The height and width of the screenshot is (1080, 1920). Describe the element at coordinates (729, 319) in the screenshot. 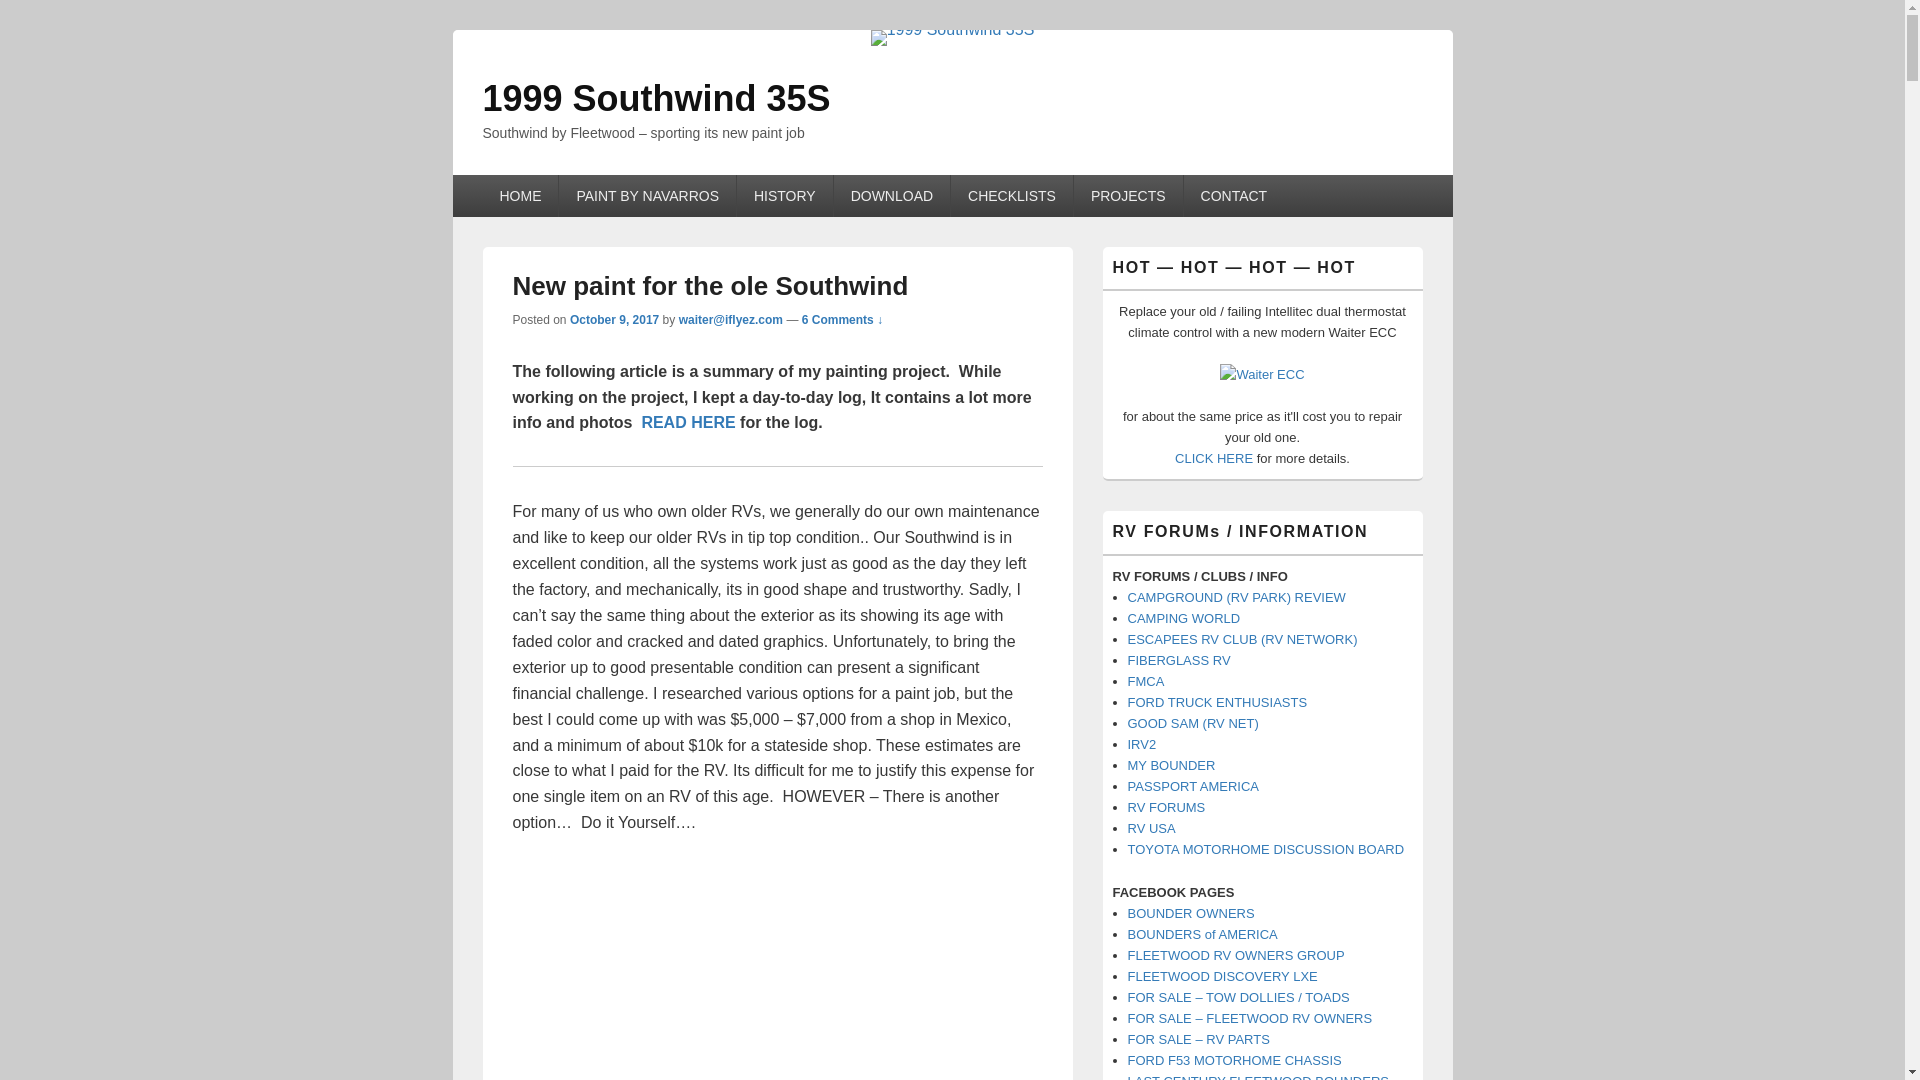

I see `'waiter@iflyez.com'` at that location.